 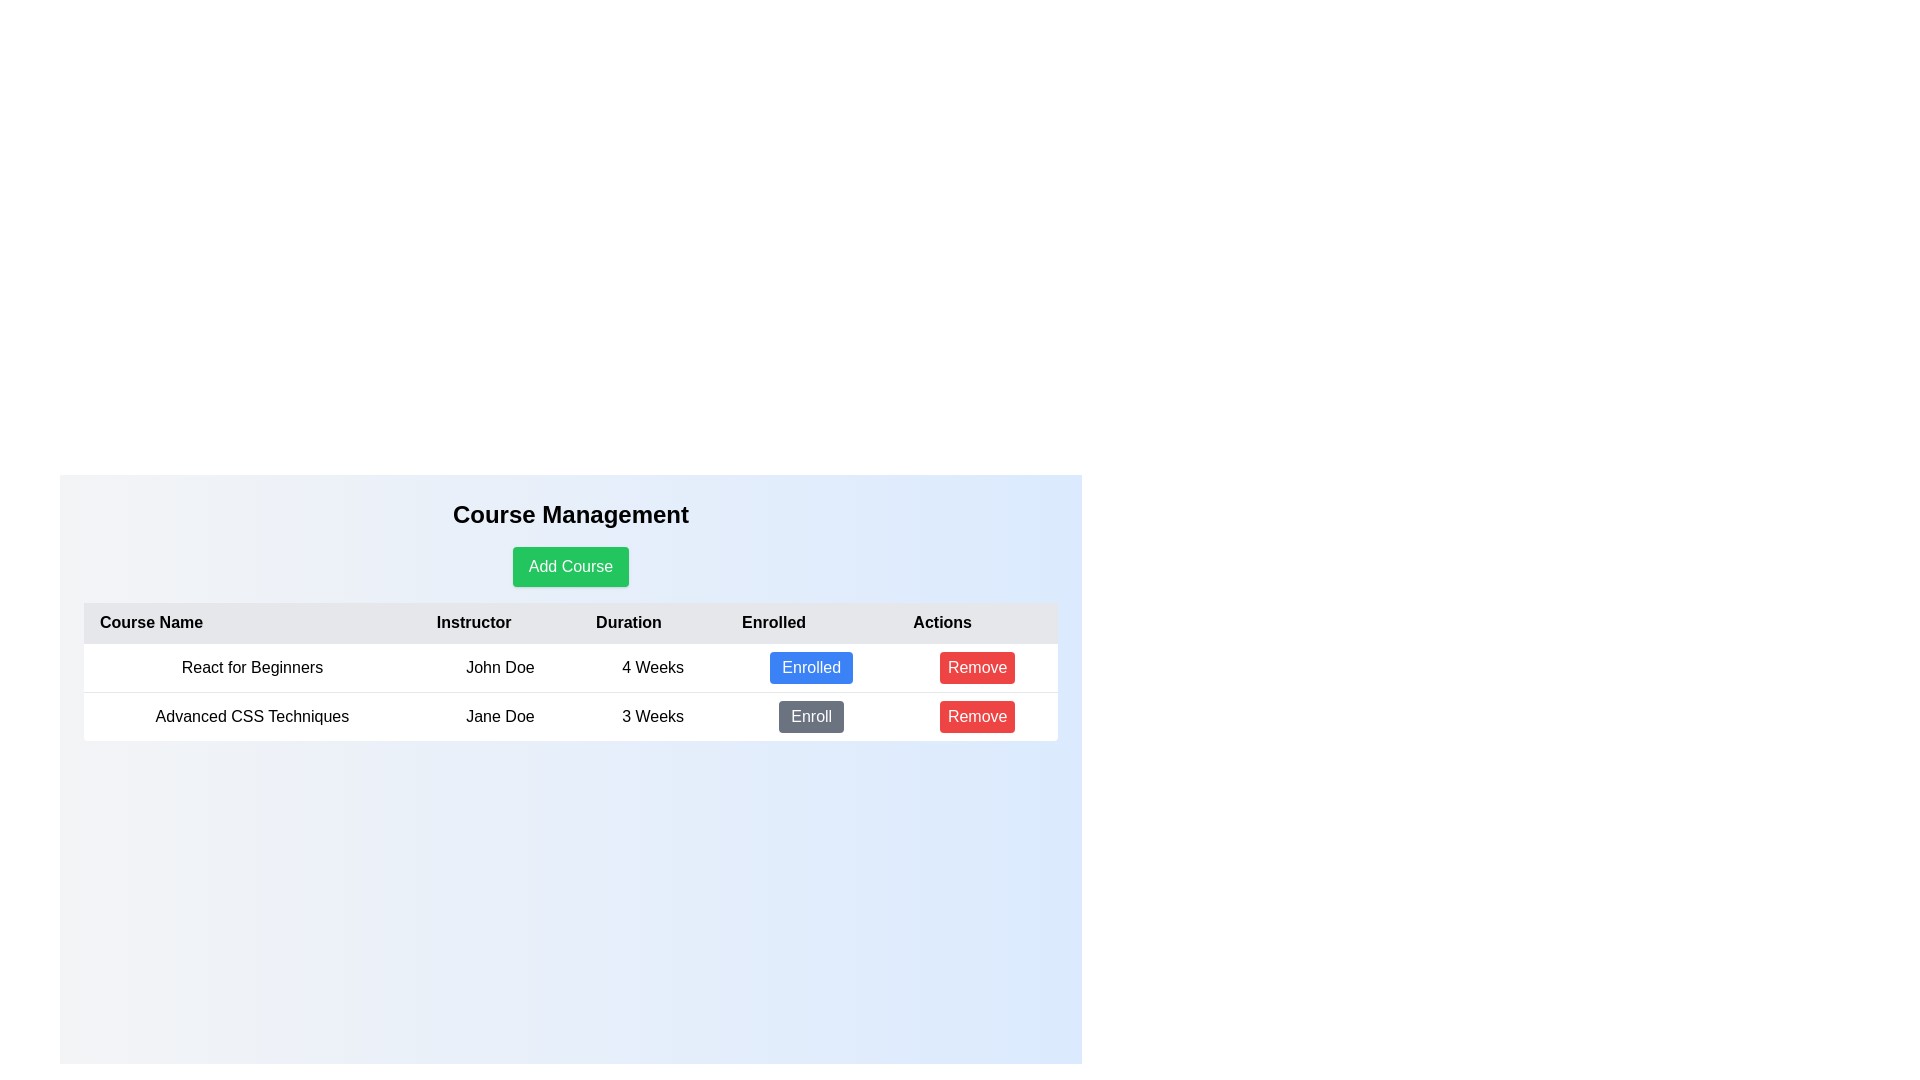 What do you see at coordinates (653, 622) in the screenshot?
I see `the 'Duration' column header in the table, which is the third column header following 'Course Name' and 'Instructor'` at bounding box center [653, 622].